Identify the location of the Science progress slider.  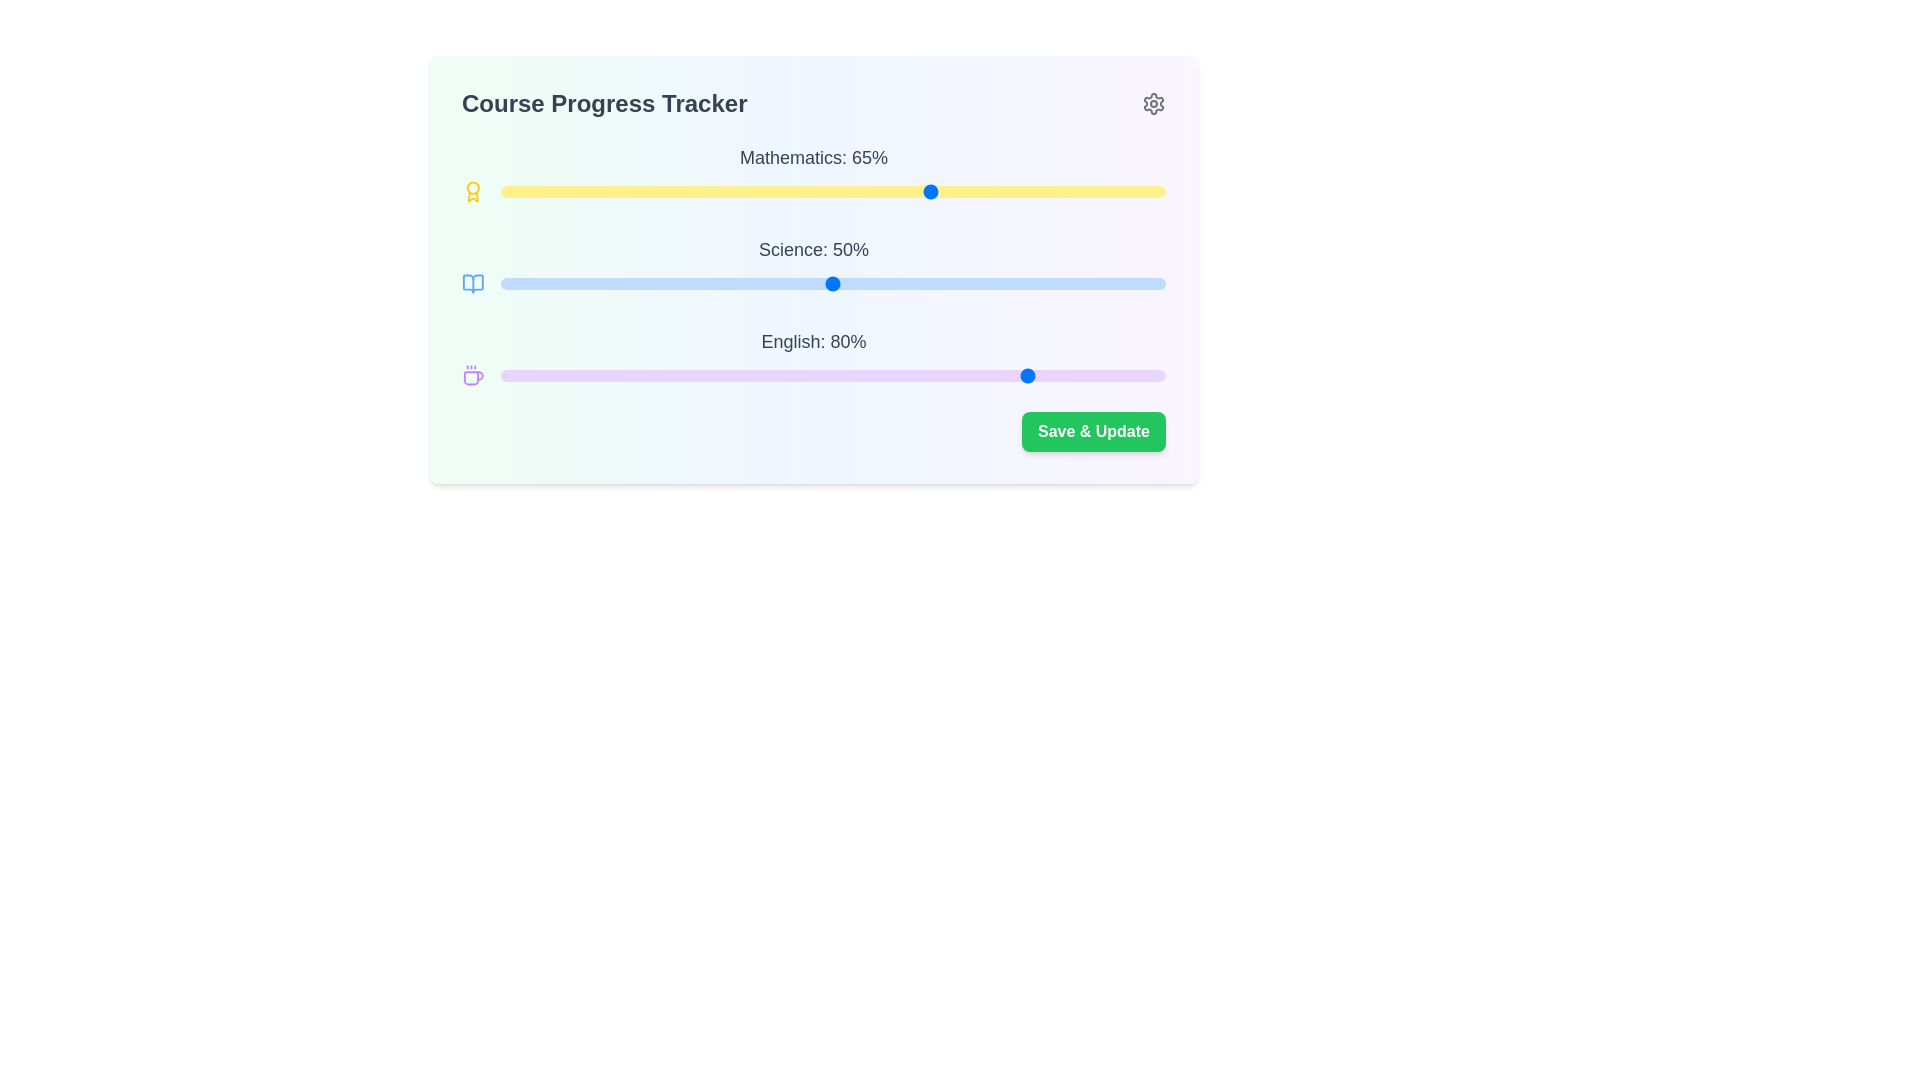
(653, 284).